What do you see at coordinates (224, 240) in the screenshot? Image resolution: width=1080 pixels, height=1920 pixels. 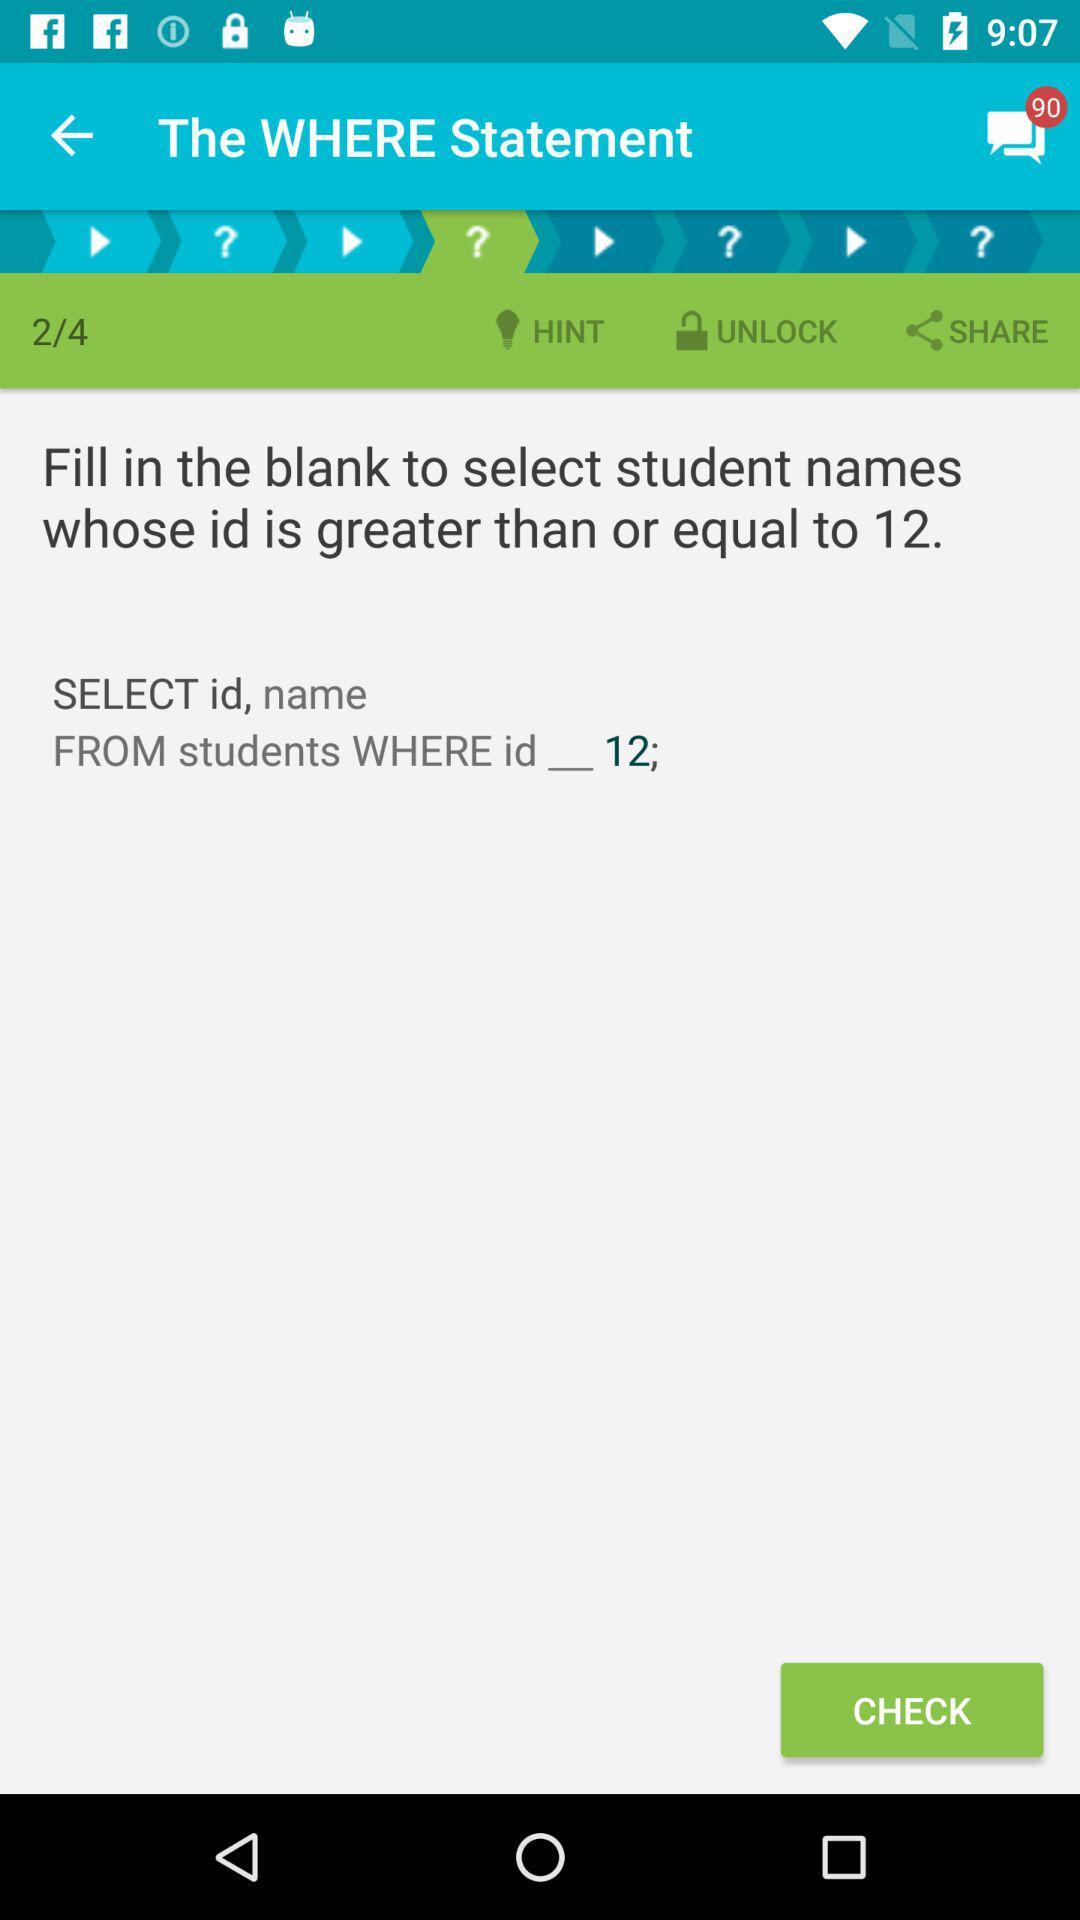 I see `question mark button` at bounding box center [224, 240].